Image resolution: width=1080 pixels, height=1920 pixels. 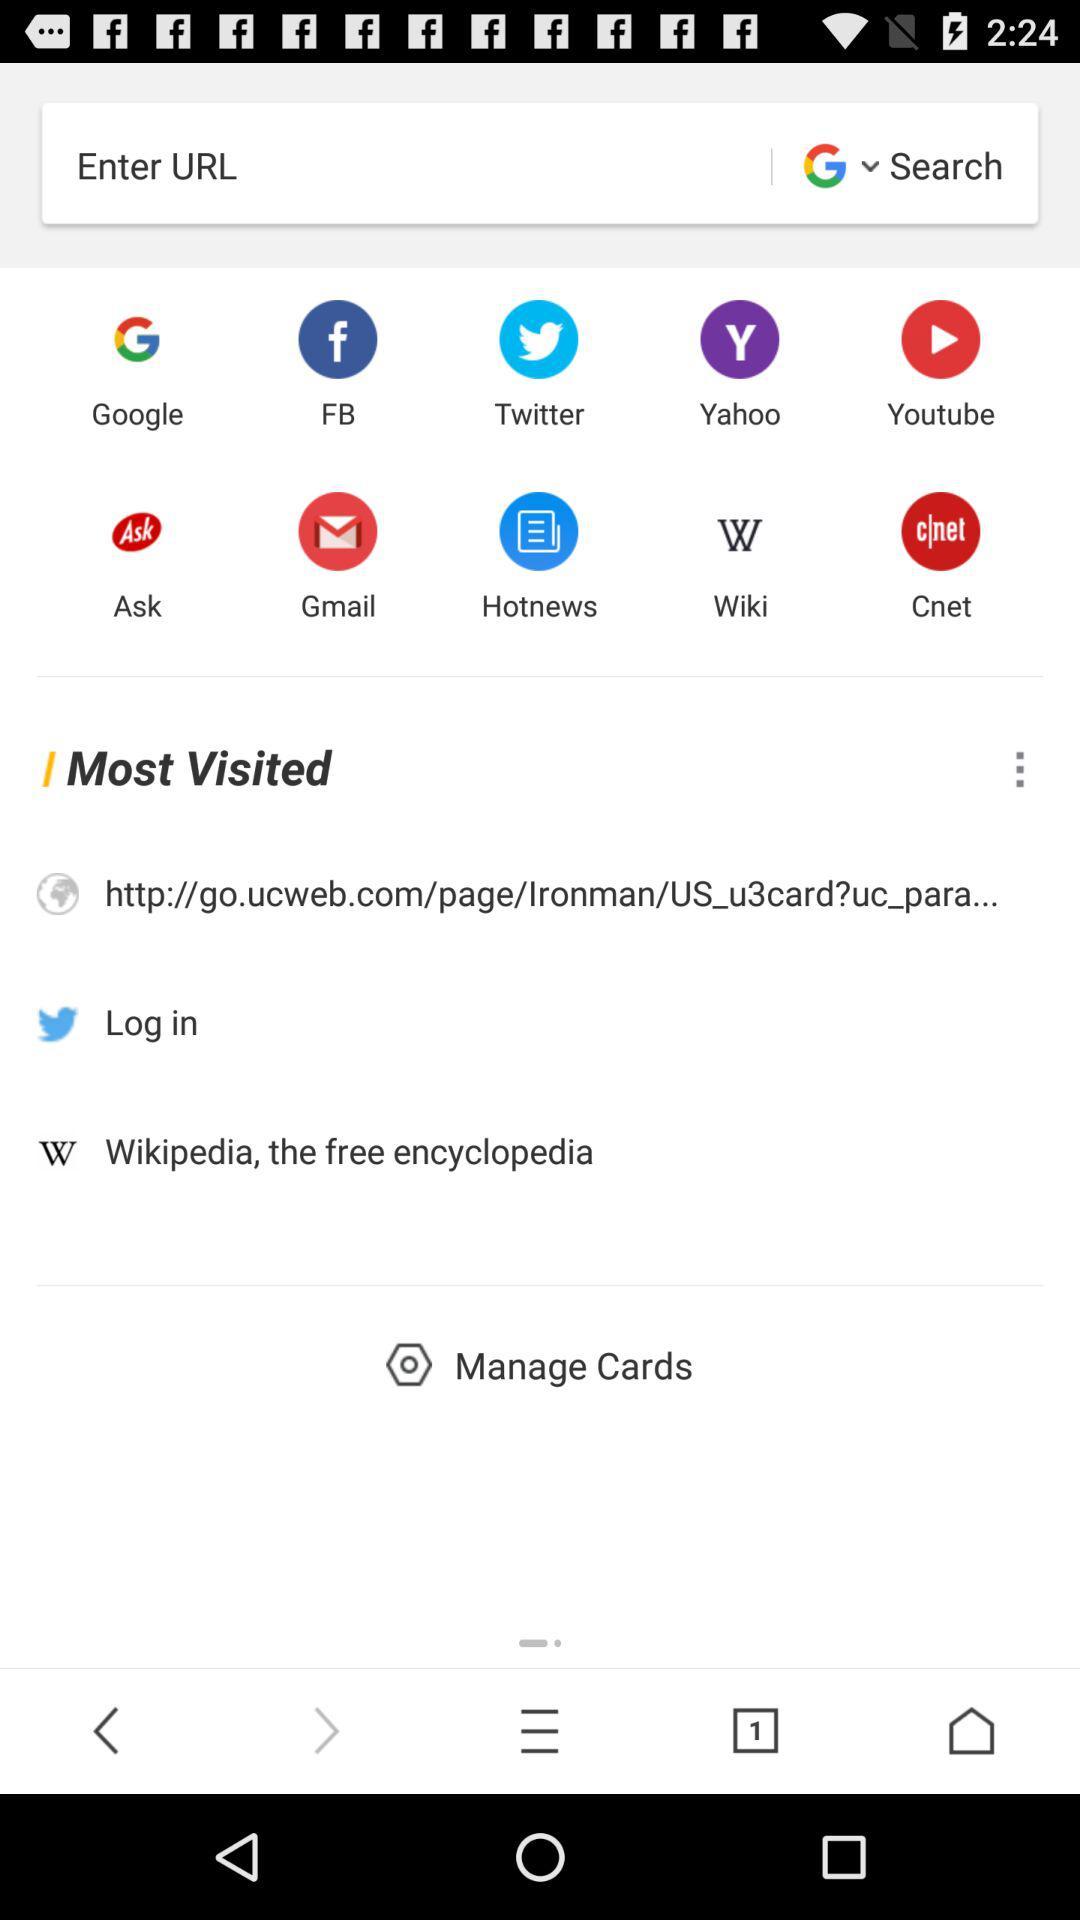 I want to click on open menu, so click(x=1019, y=768).